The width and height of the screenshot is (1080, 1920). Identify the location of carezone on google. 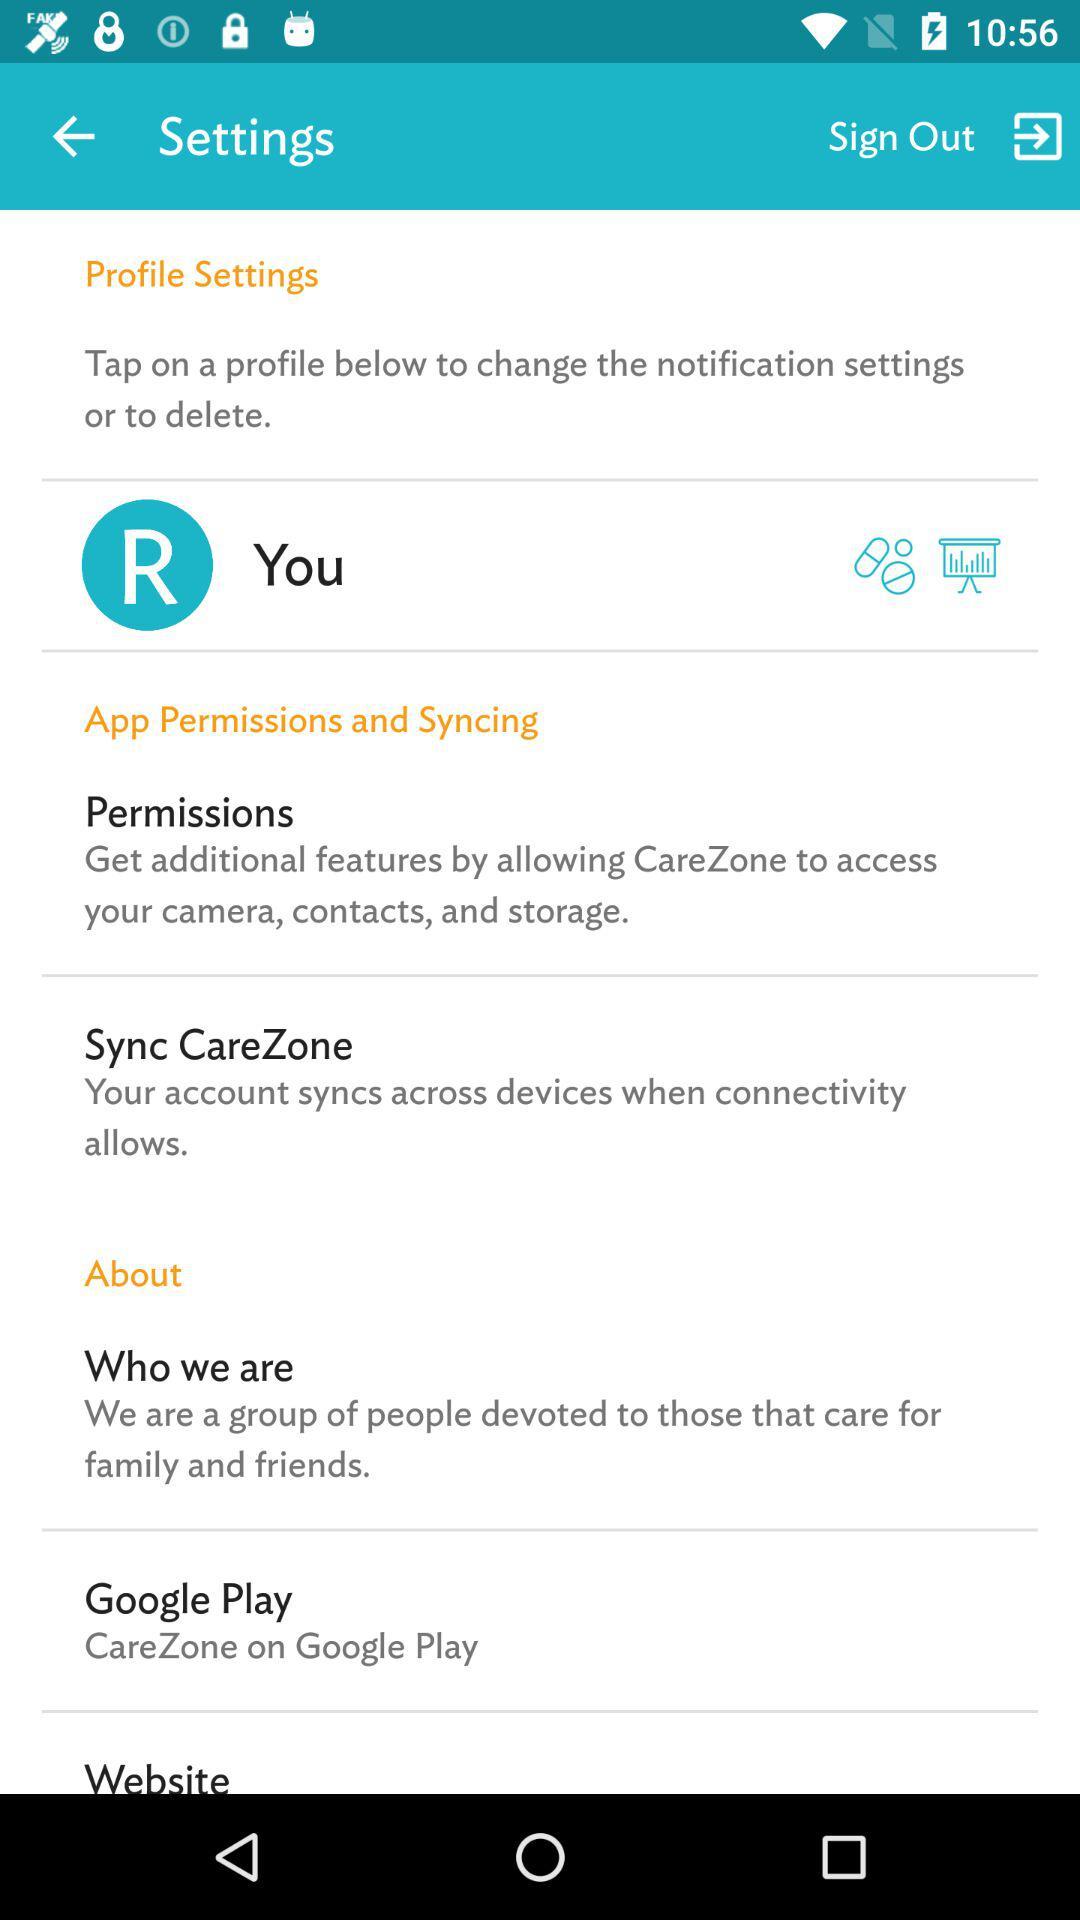
(281, 1645).